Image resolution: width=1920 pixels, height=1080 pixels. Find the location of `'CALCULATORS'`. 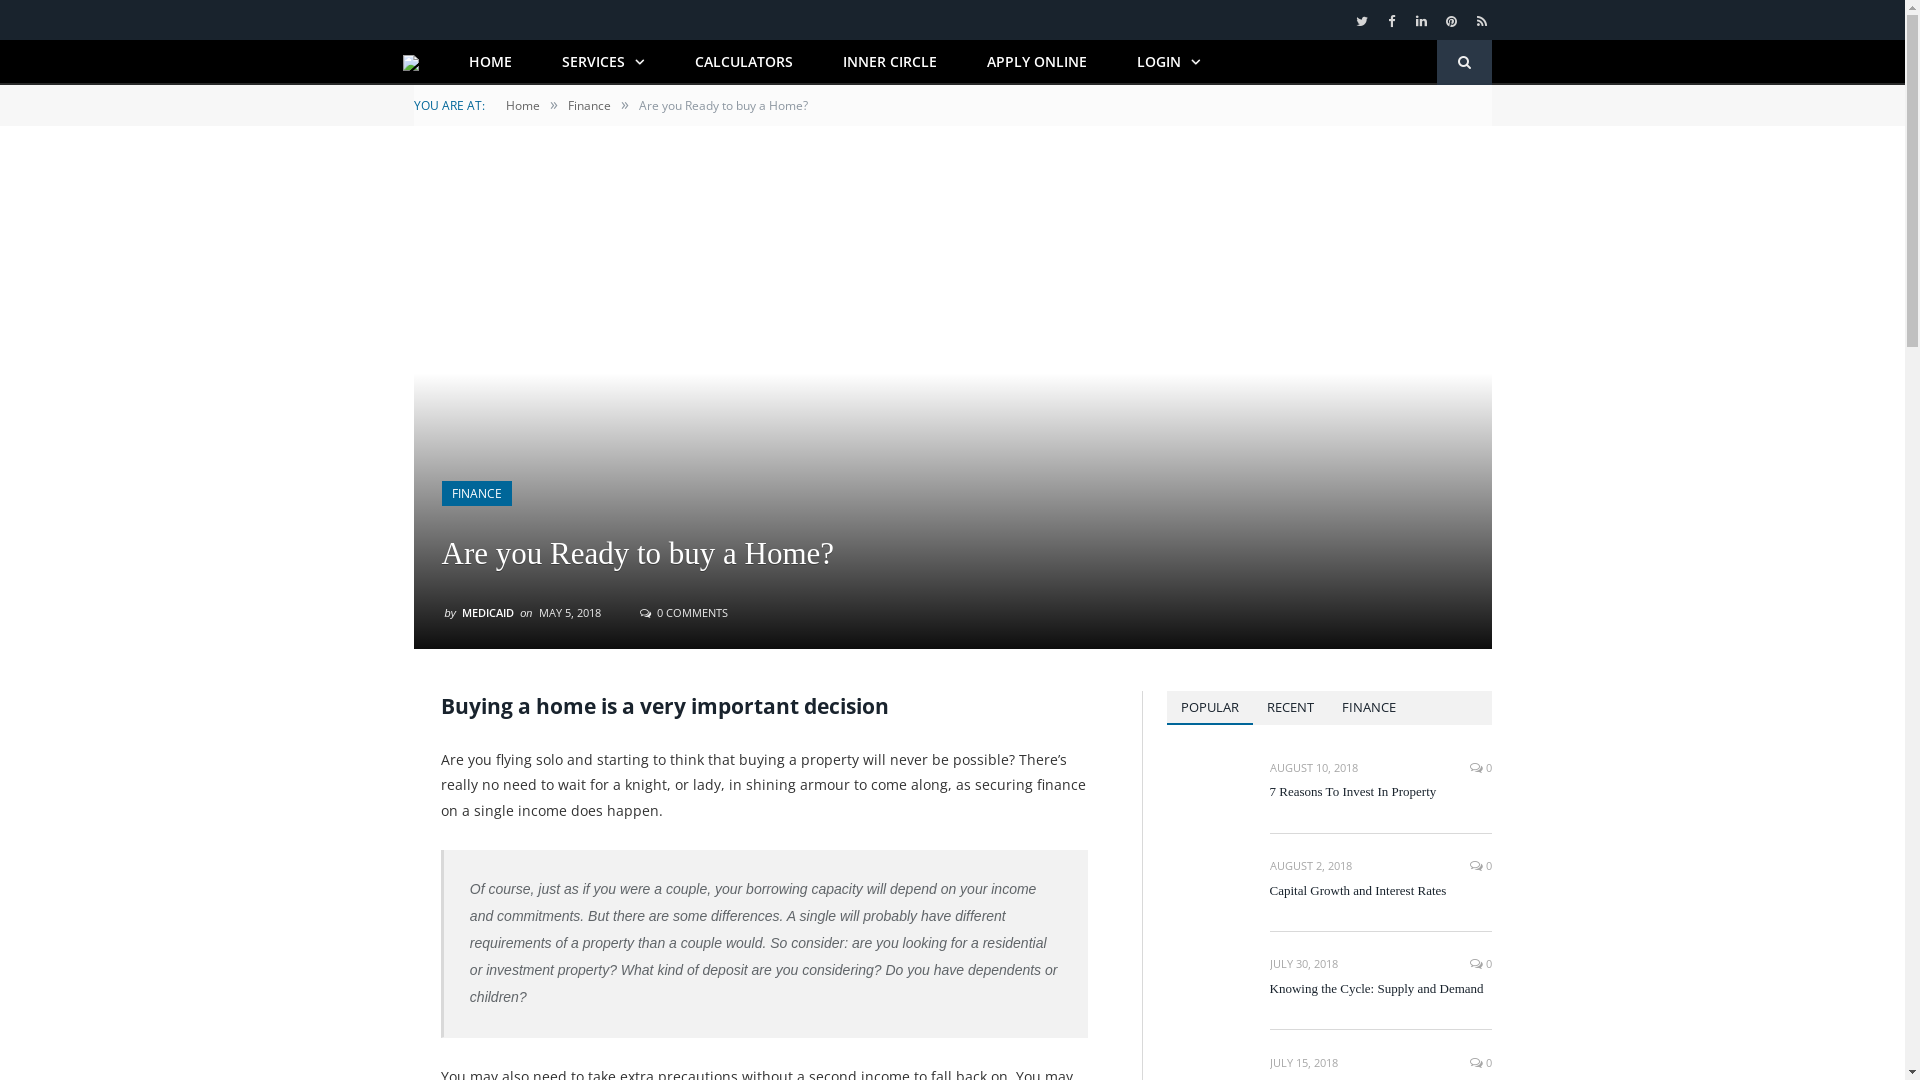

'CALCULATORS' is located at coordinates (743, 61).